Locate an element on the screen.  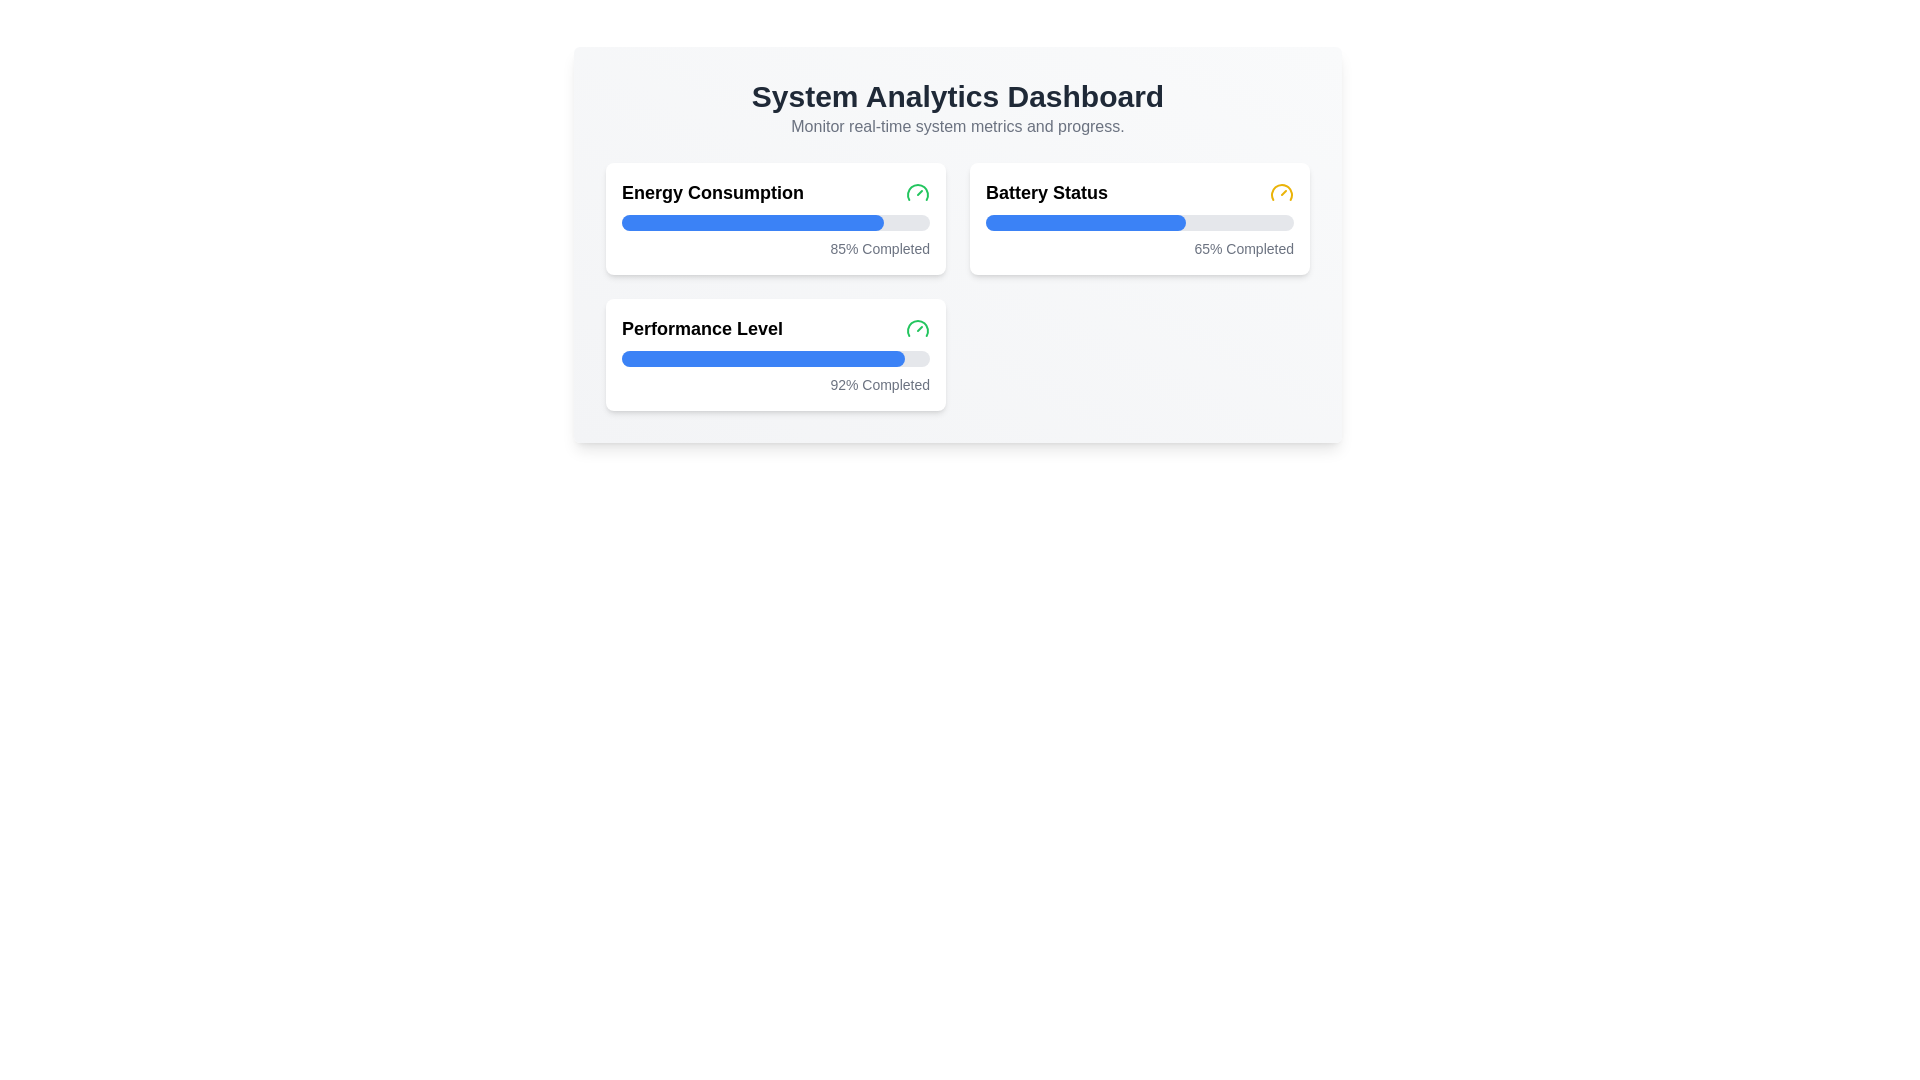
the progress bar within the 'Energy Consumption' box, which has a gray background and a blue-filled portion indicating 85% completion is located at coordinates (775, 223).